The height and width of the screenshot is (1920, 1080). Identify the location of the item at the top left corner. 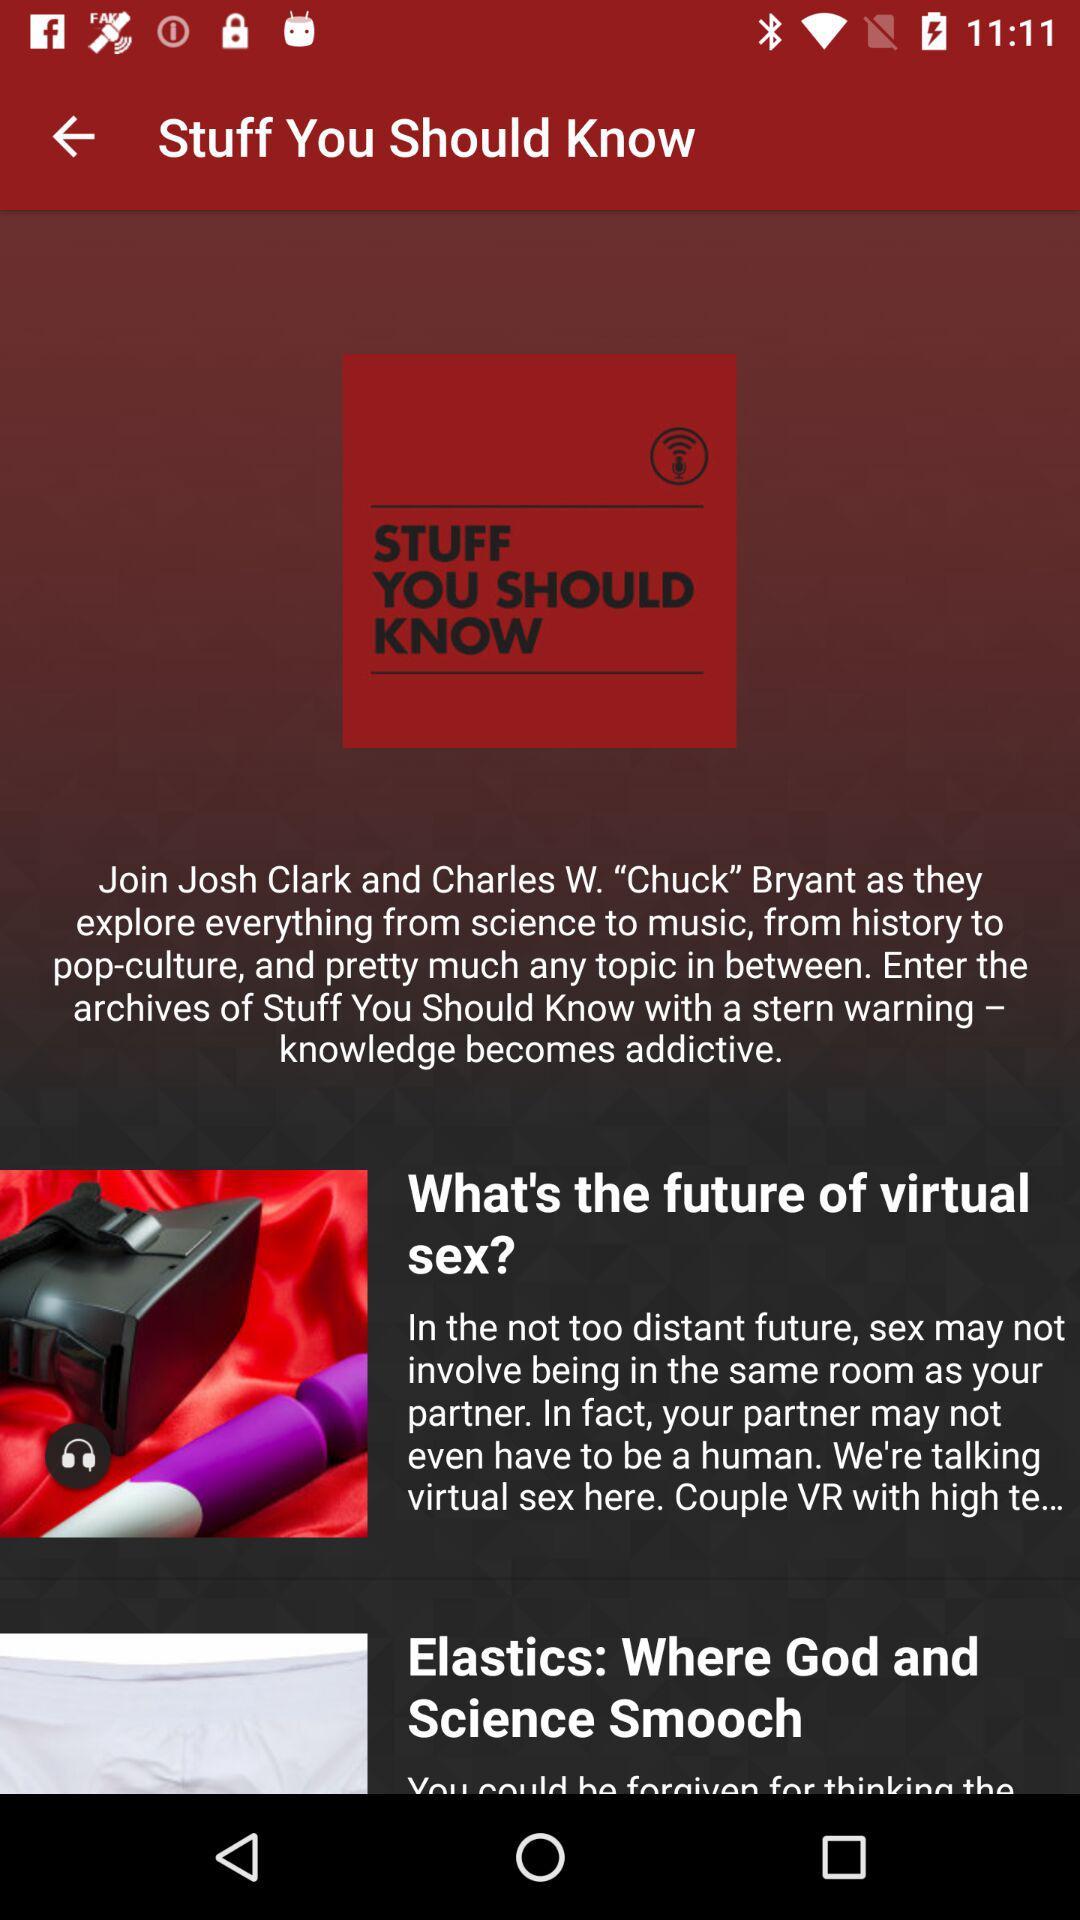
(72, 135).